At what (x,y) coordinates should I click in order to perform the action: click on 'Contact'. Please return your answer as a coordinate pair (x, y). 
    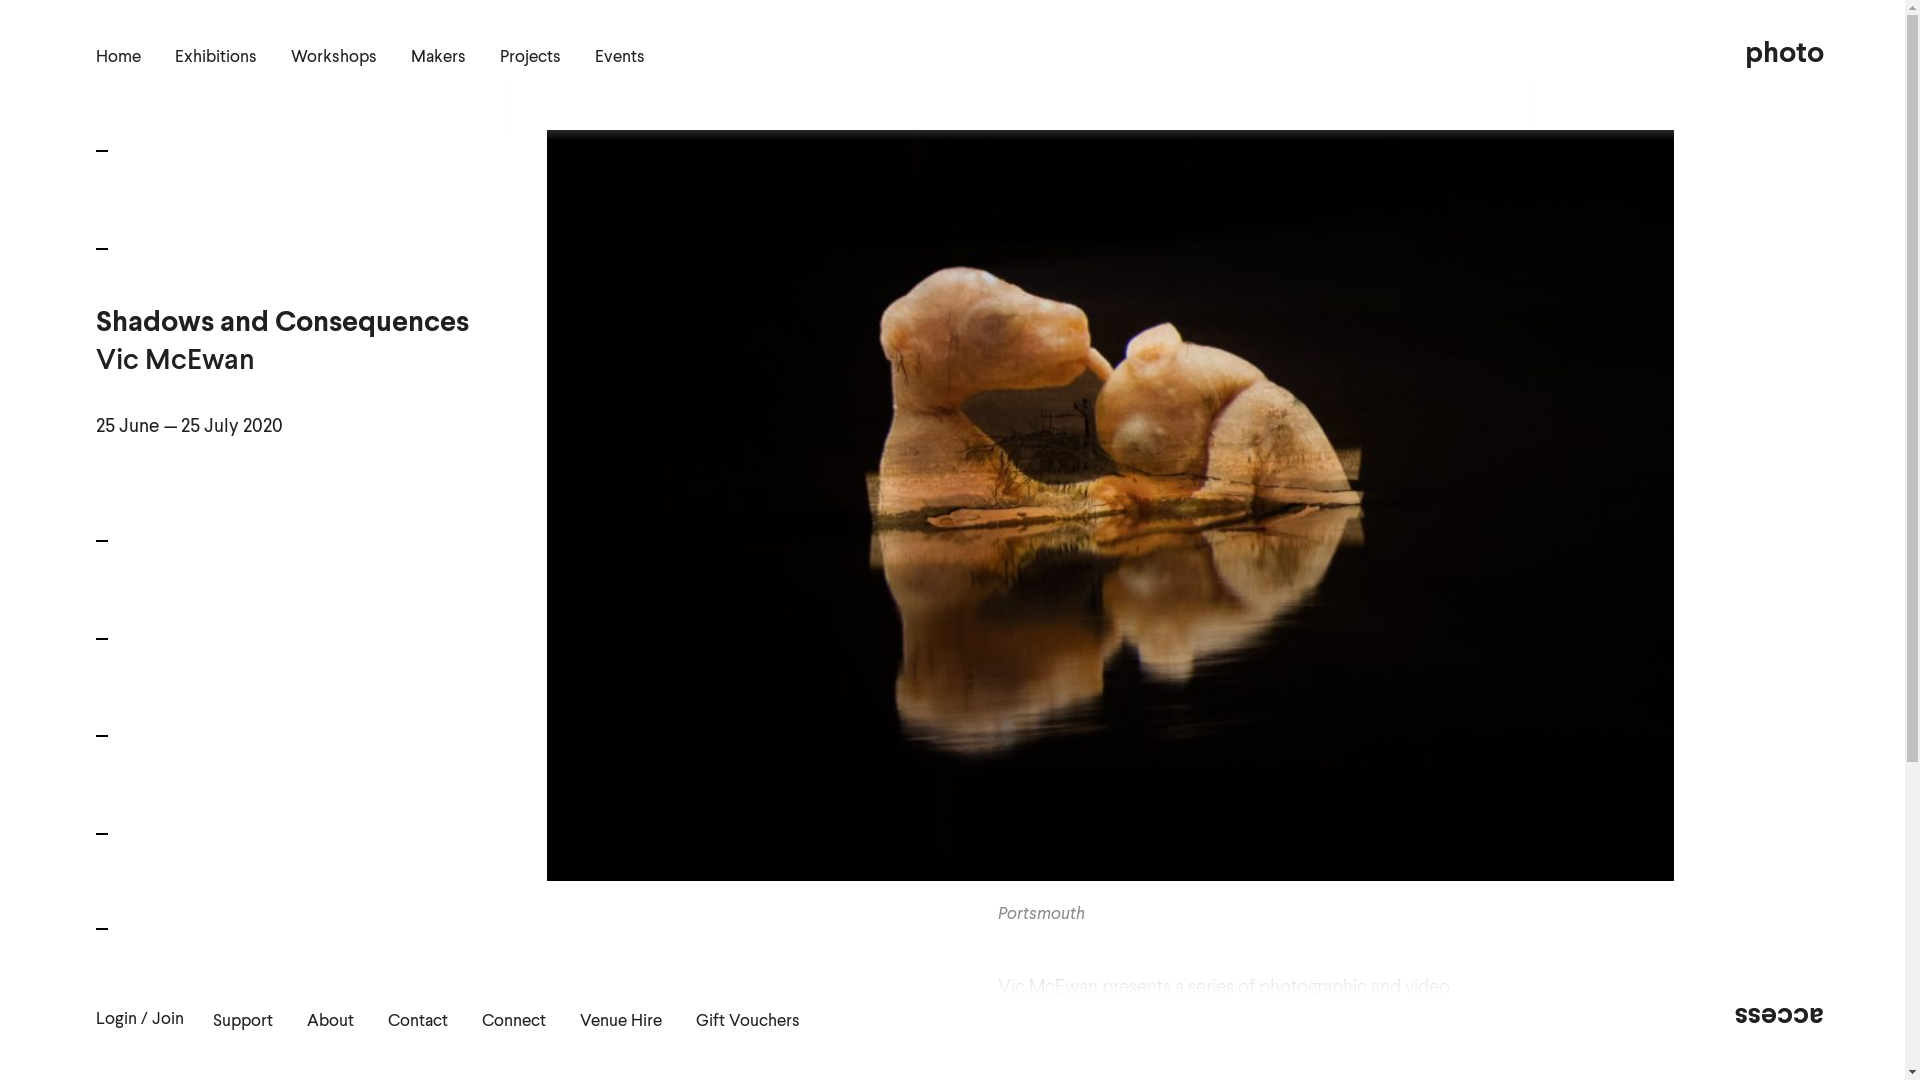
    Looking at the image, I should click on (416, 1021).